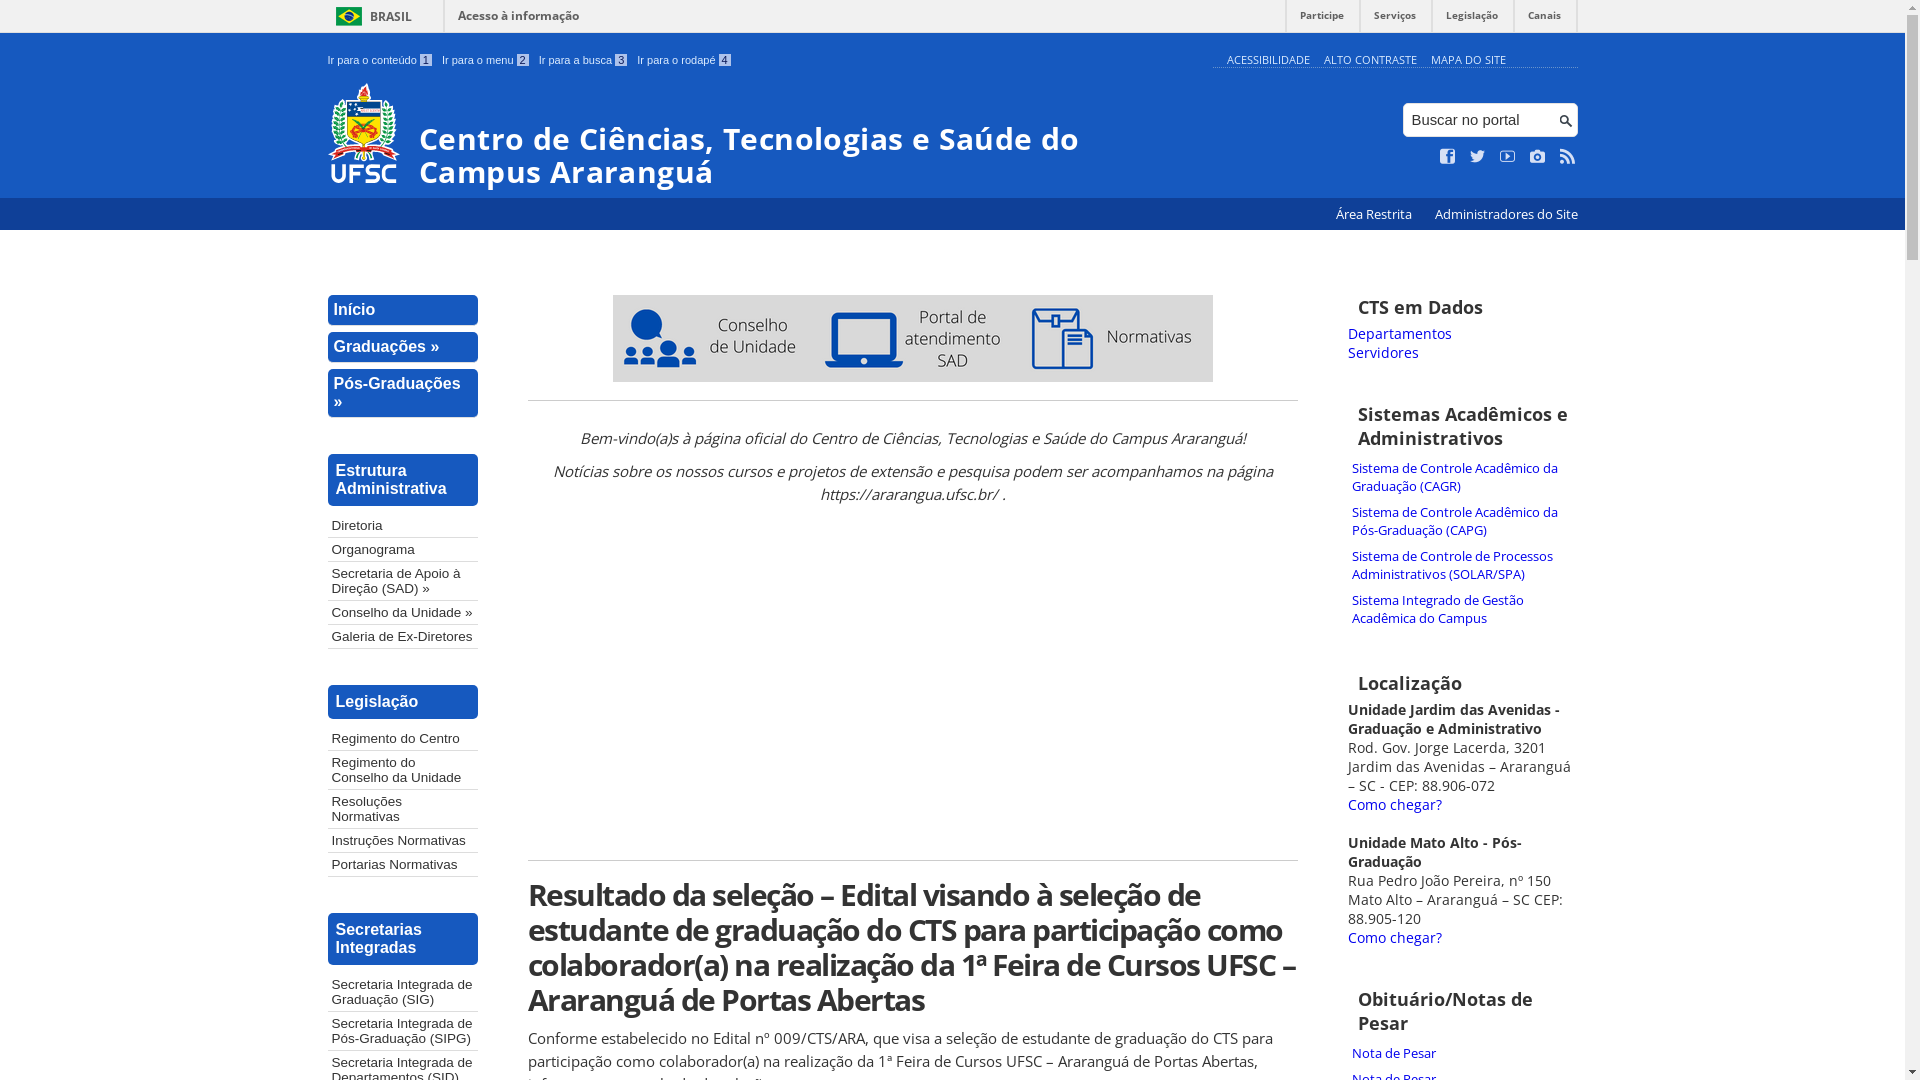 The image size is (1920, 1080). Describe the element at coordinates (327, 549) in the screenshot. I see `'Organograma'` at that location.